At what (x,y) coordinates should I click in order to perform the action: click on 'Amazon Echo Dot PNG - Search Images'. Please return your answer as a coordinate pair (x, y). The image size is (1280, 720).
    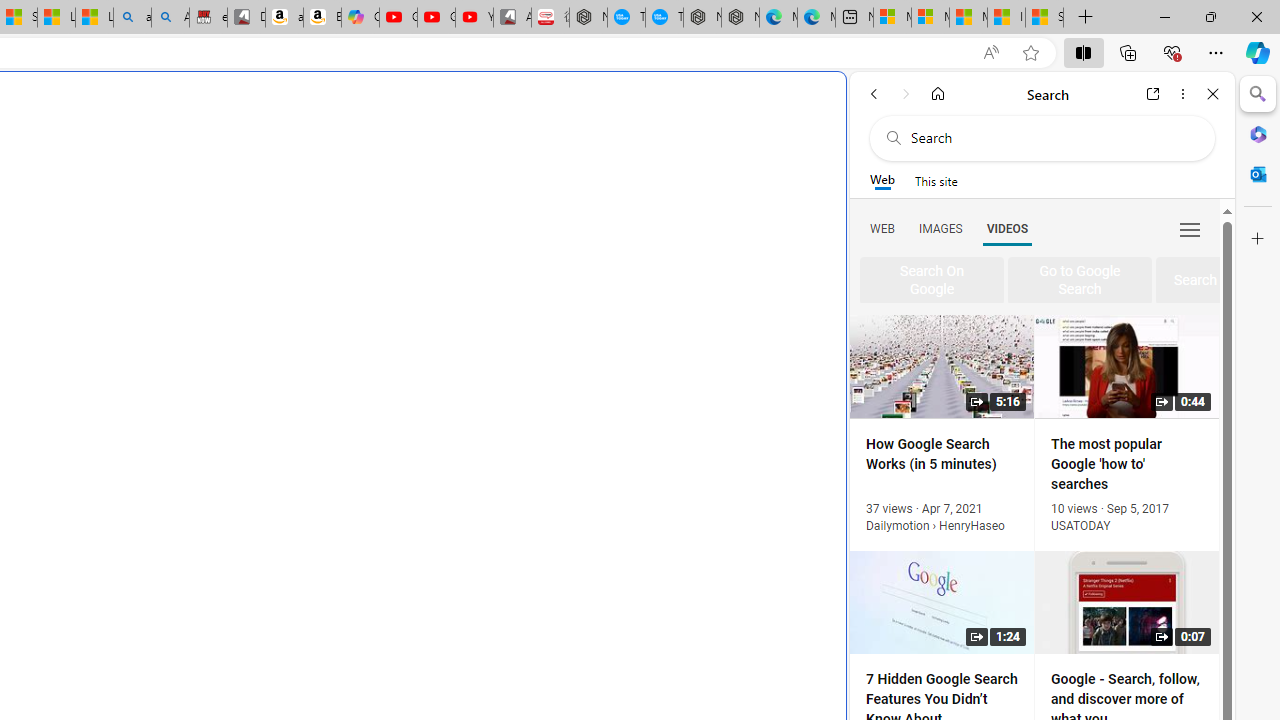
    Looking at the image, I should click on (170, 17).